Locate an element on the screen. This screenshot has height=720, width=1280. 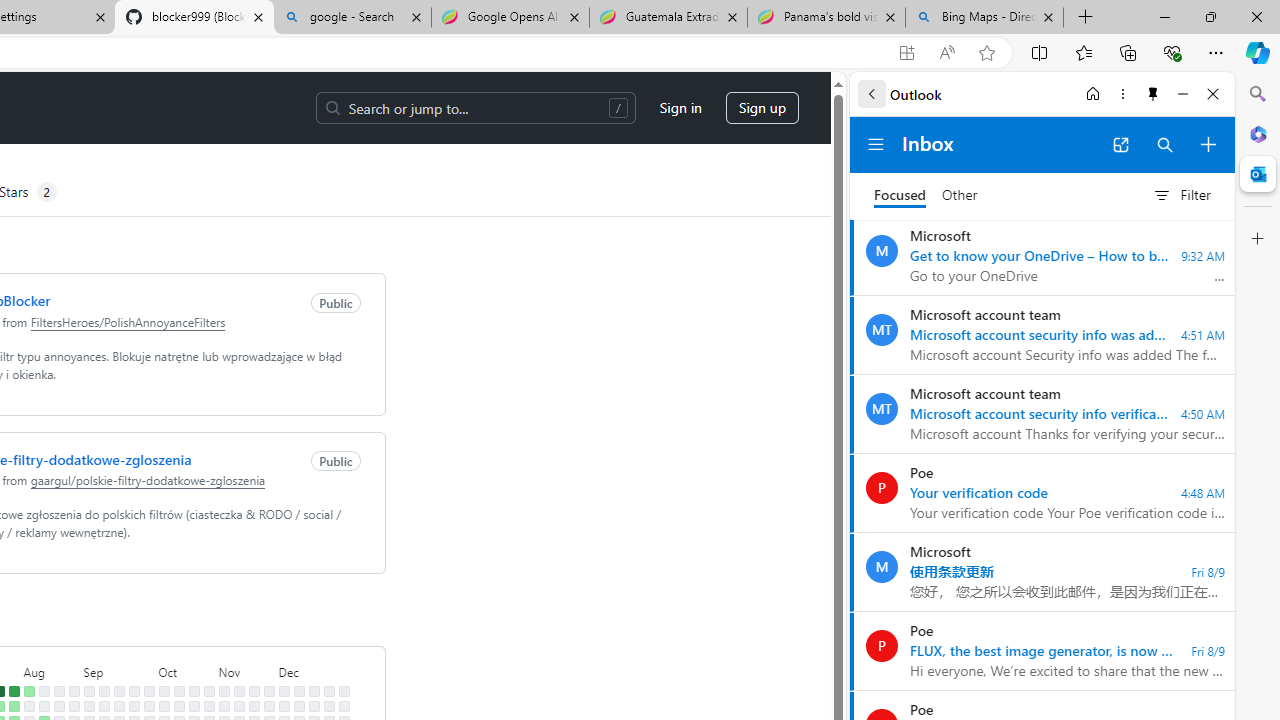
'No contributions on December 30th.' is located at coordinates (343, 705).